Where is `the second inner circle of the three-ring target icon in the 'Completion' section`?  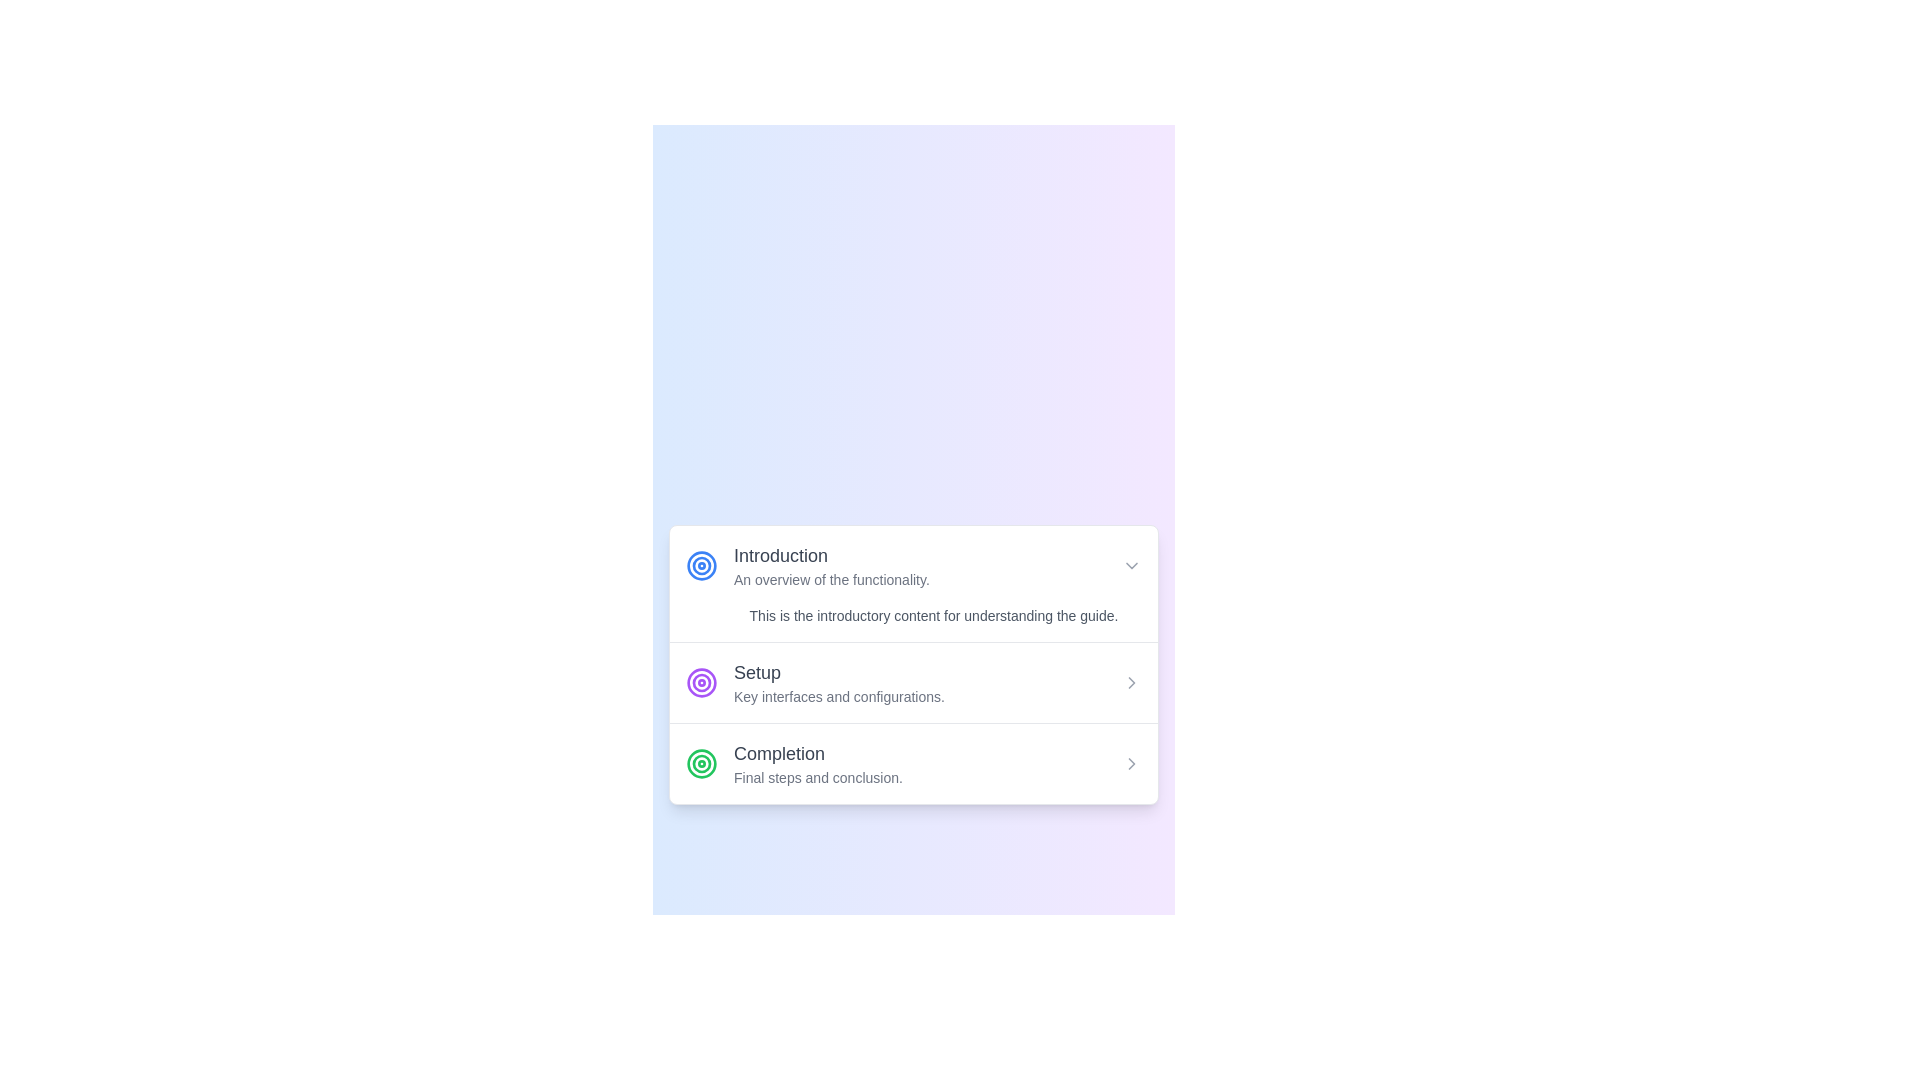 the second inner circle of the three-ring target icon in the 'Completion' section is located at coordinates (701, 763).